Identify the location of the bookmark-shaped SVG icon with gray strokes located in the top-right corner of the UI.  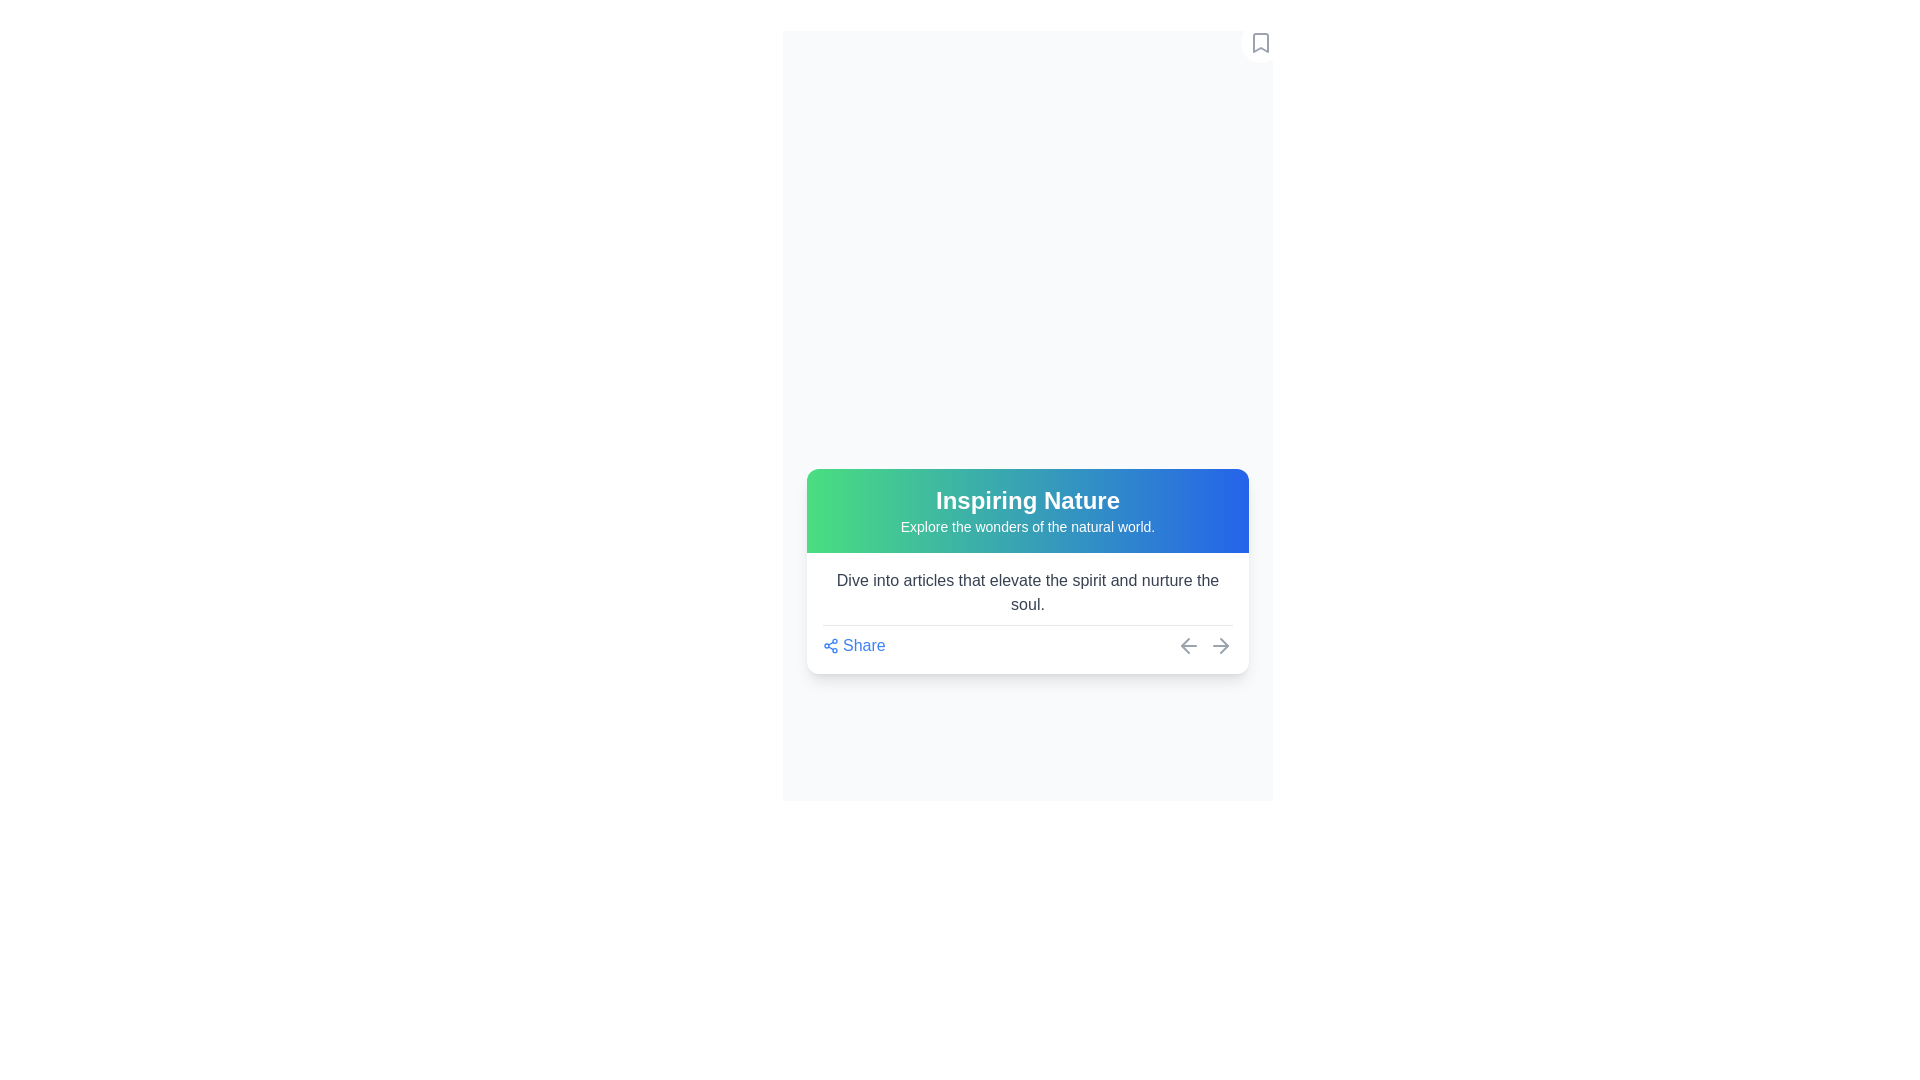
(1260, 42).